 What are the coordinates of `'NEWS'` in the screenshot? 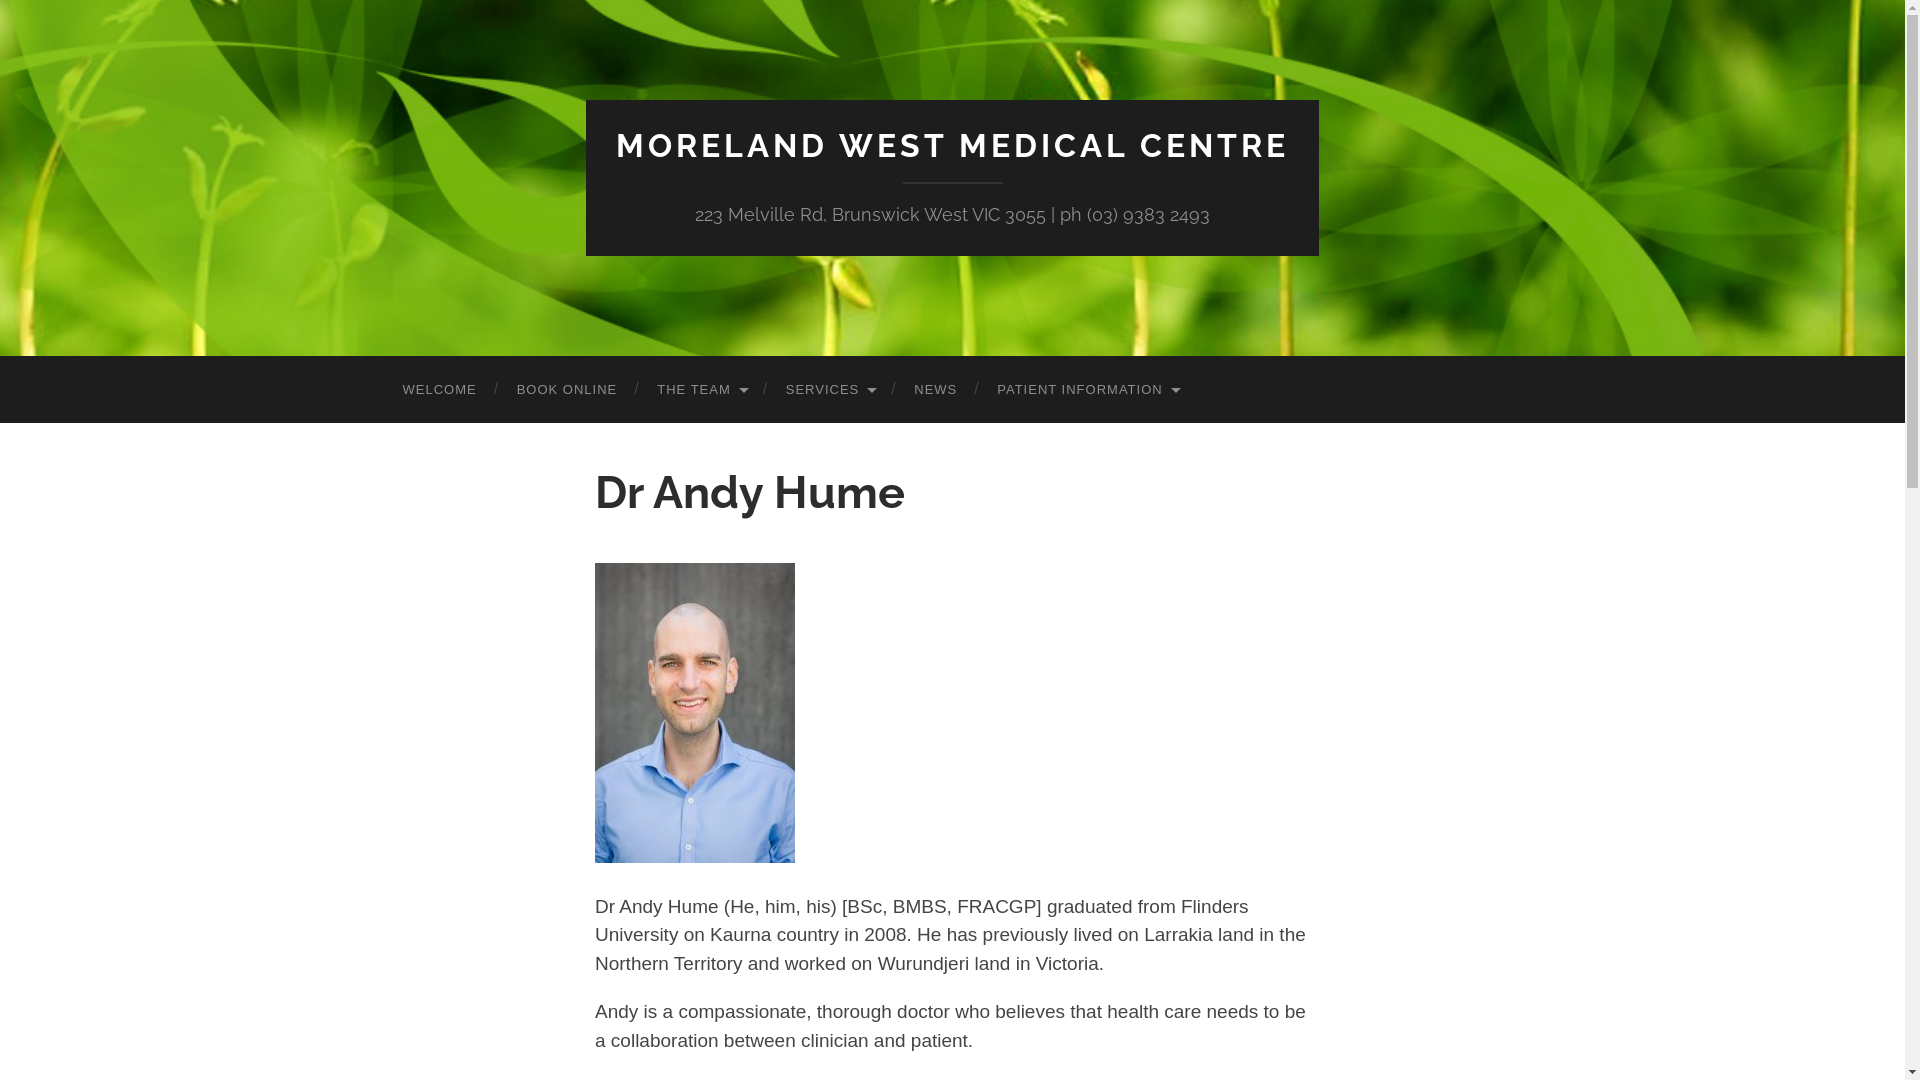 It's located at (934, 389).